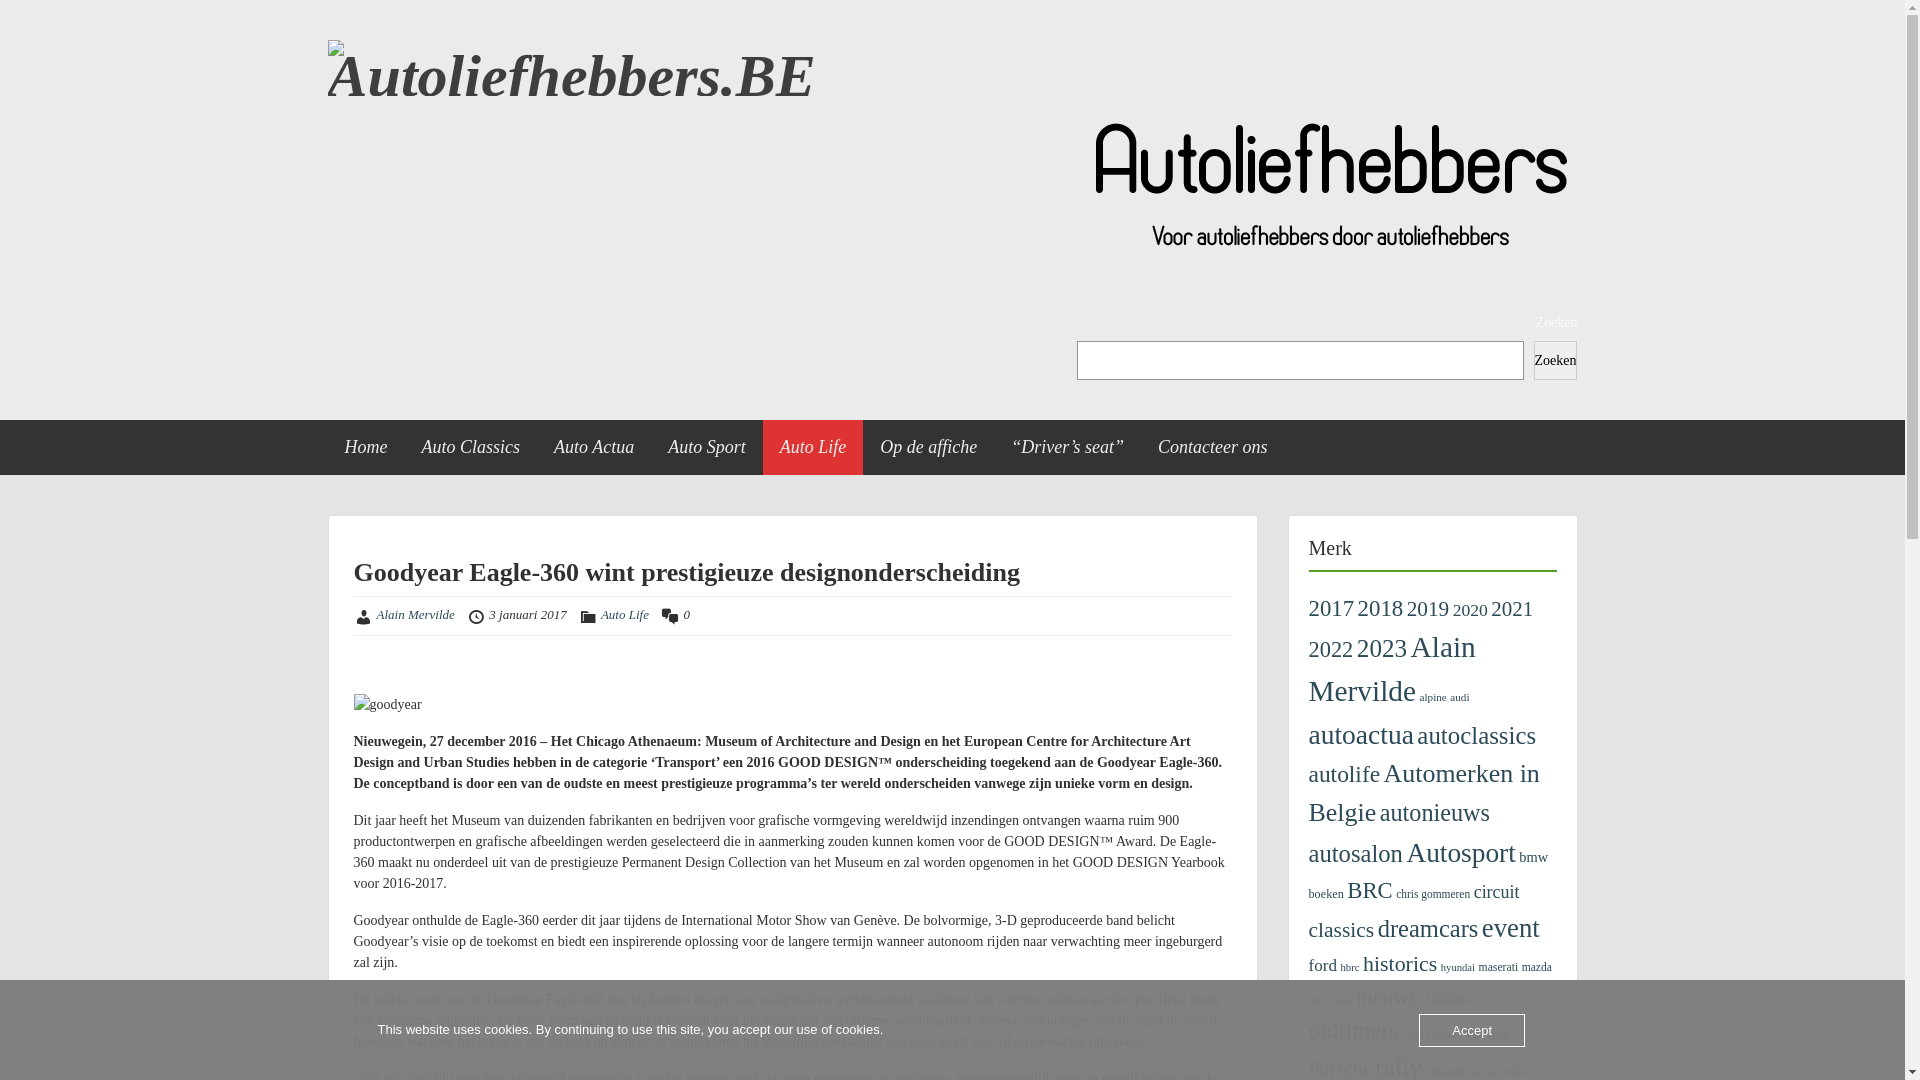 This screenshot has width=1920, height=1080. I want to click on 'hyundai', so click(1458, 966).